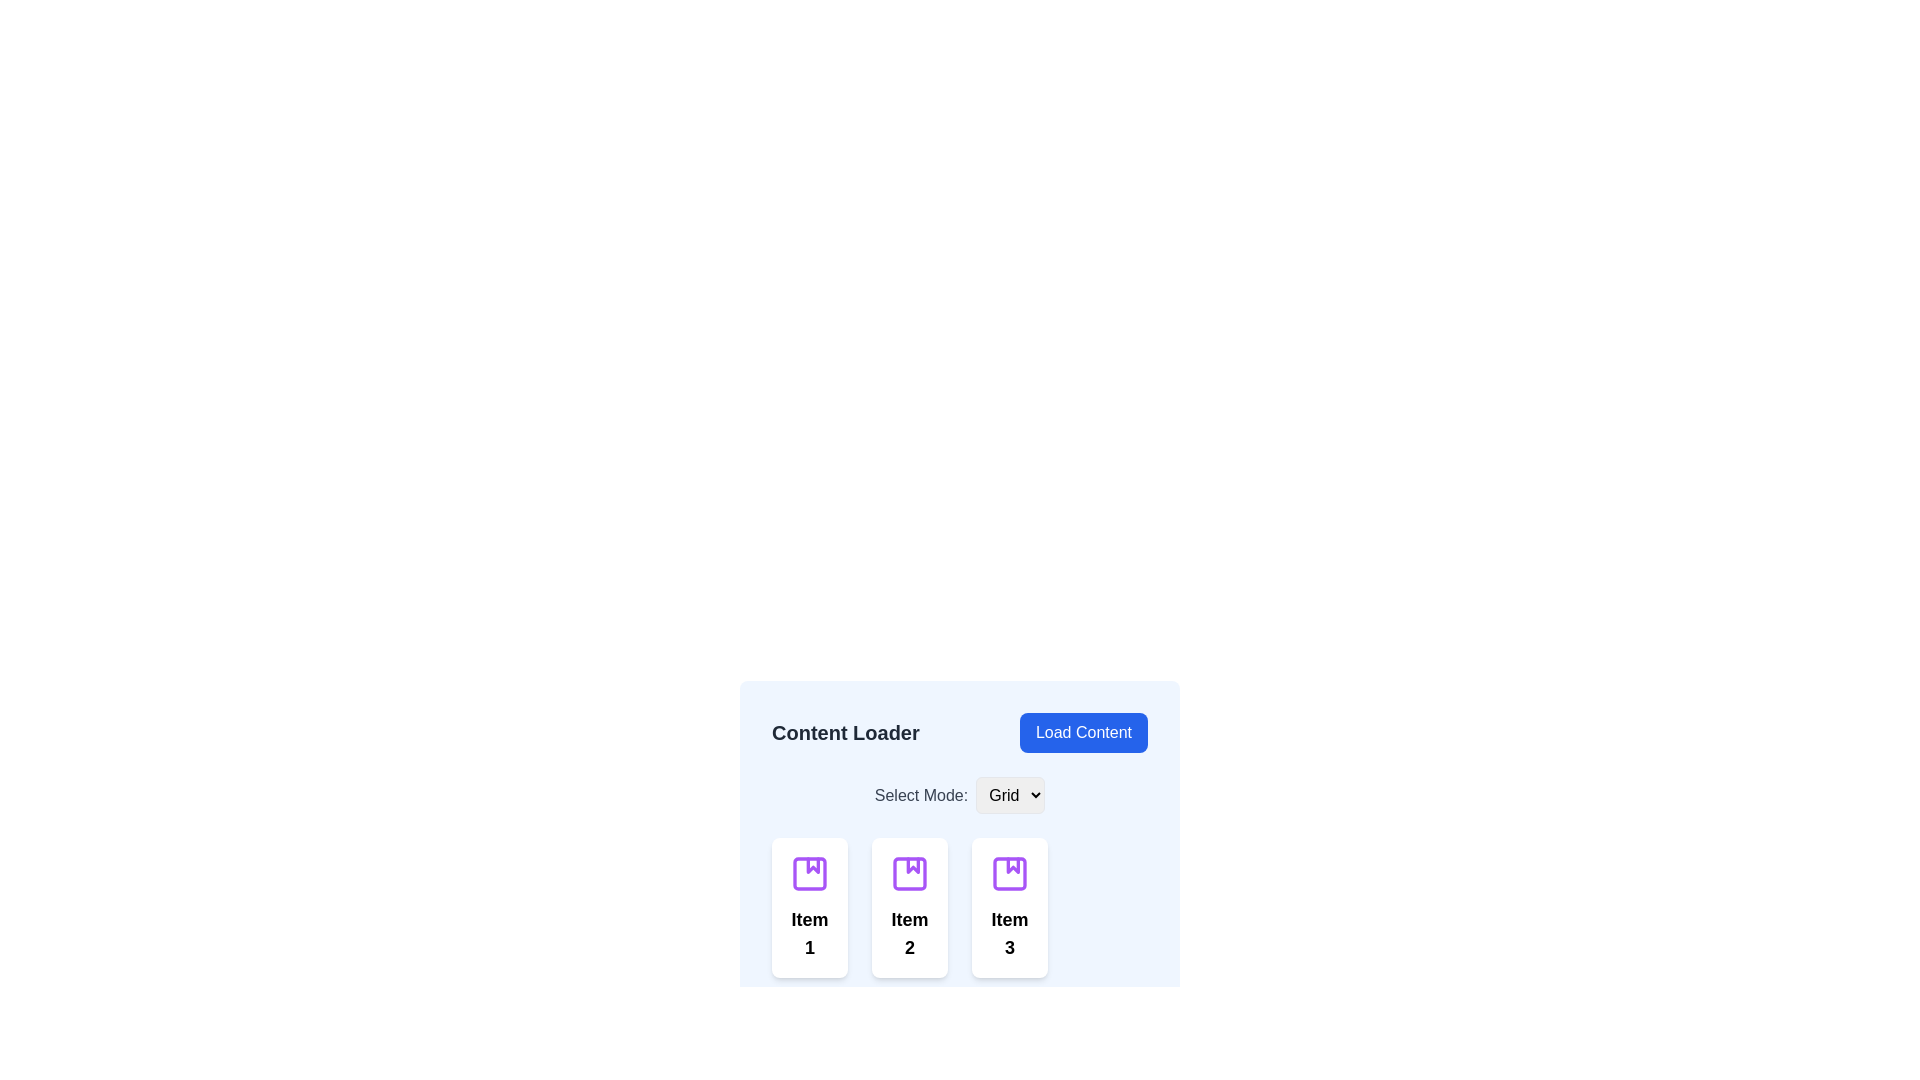 The image size is (1920, 1080). Describe the element at coordinates (920, 794) in the screenshot. I see `the static text label reading 'Select Mode:' which is styled with gray text and medium font weight, located slightly to the left of the 'Grid' dropdown menu` at that location.